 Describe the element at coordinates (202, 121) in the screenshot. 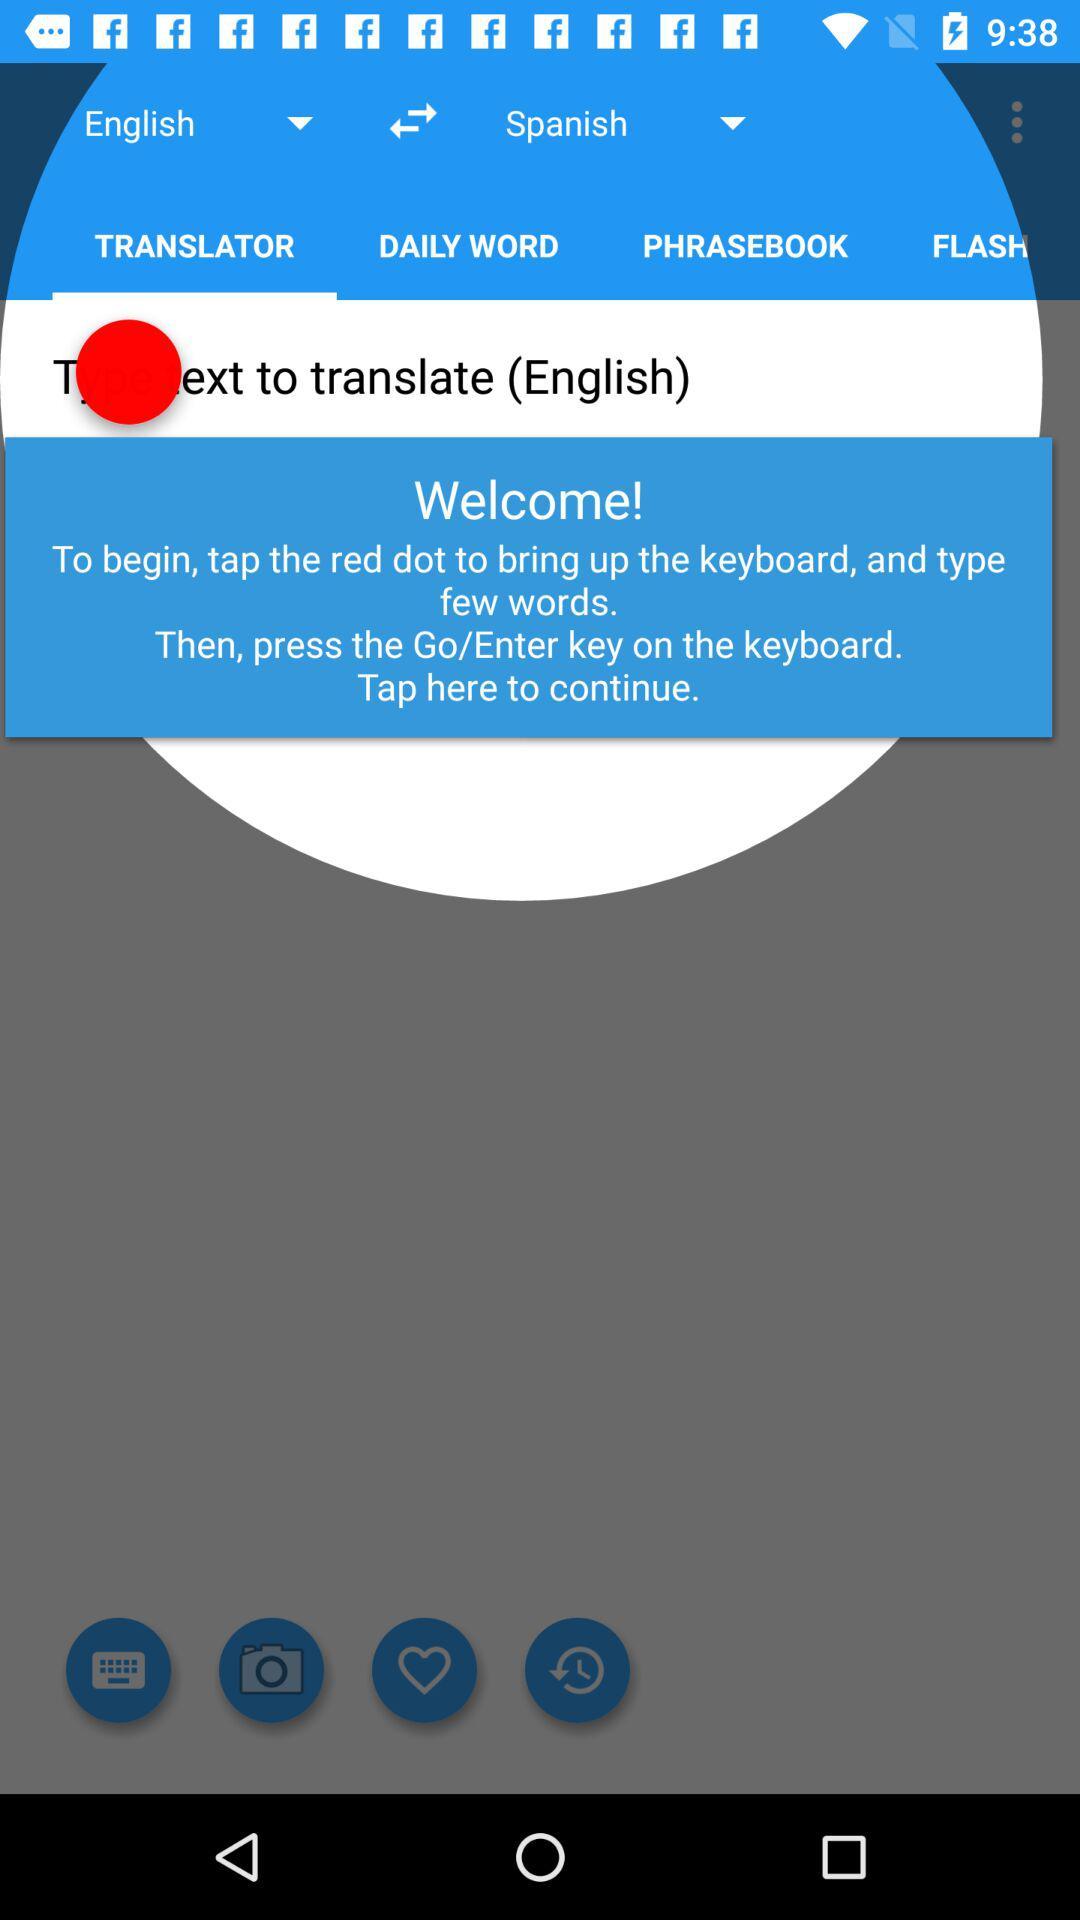

I see `english above translator` at that location.